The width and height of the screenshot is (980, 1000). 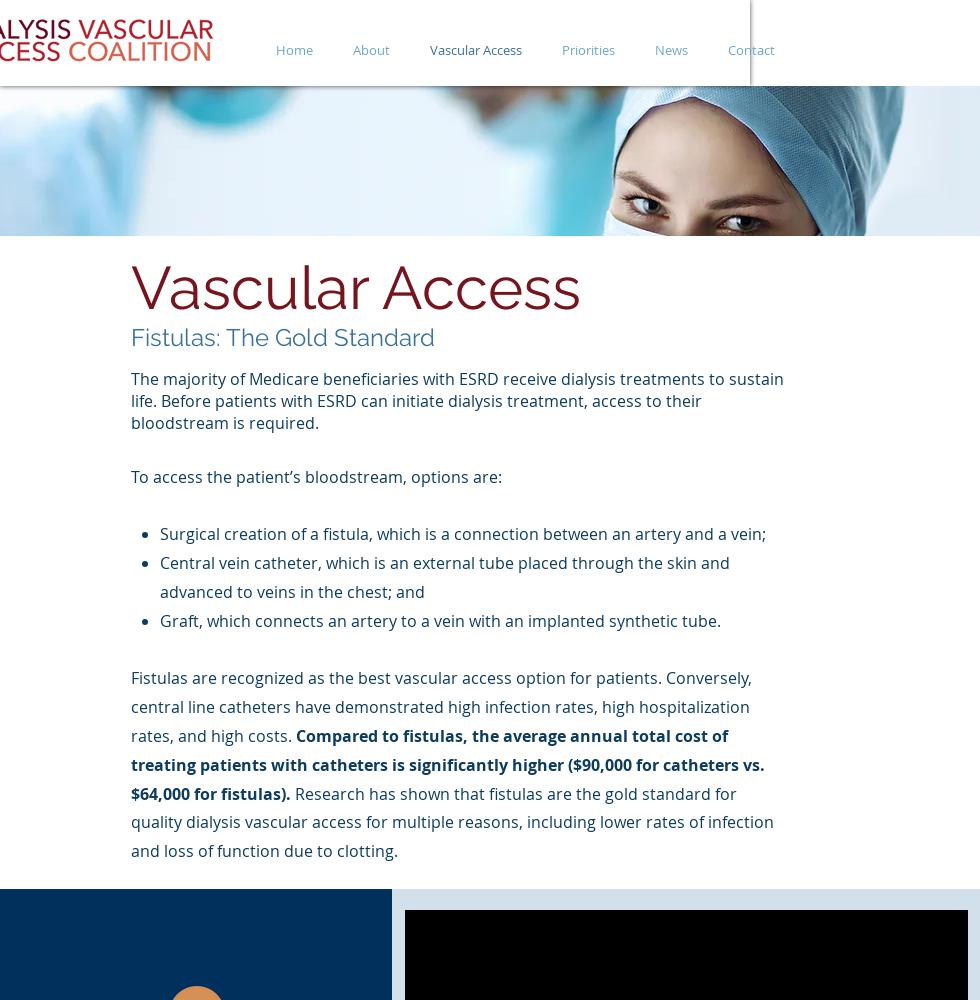 What do you see at coordinates (316, 475) in the screenshot?
I see `'To access the patient’s bloodstream, options are:'` at bounding box center [316, 475].